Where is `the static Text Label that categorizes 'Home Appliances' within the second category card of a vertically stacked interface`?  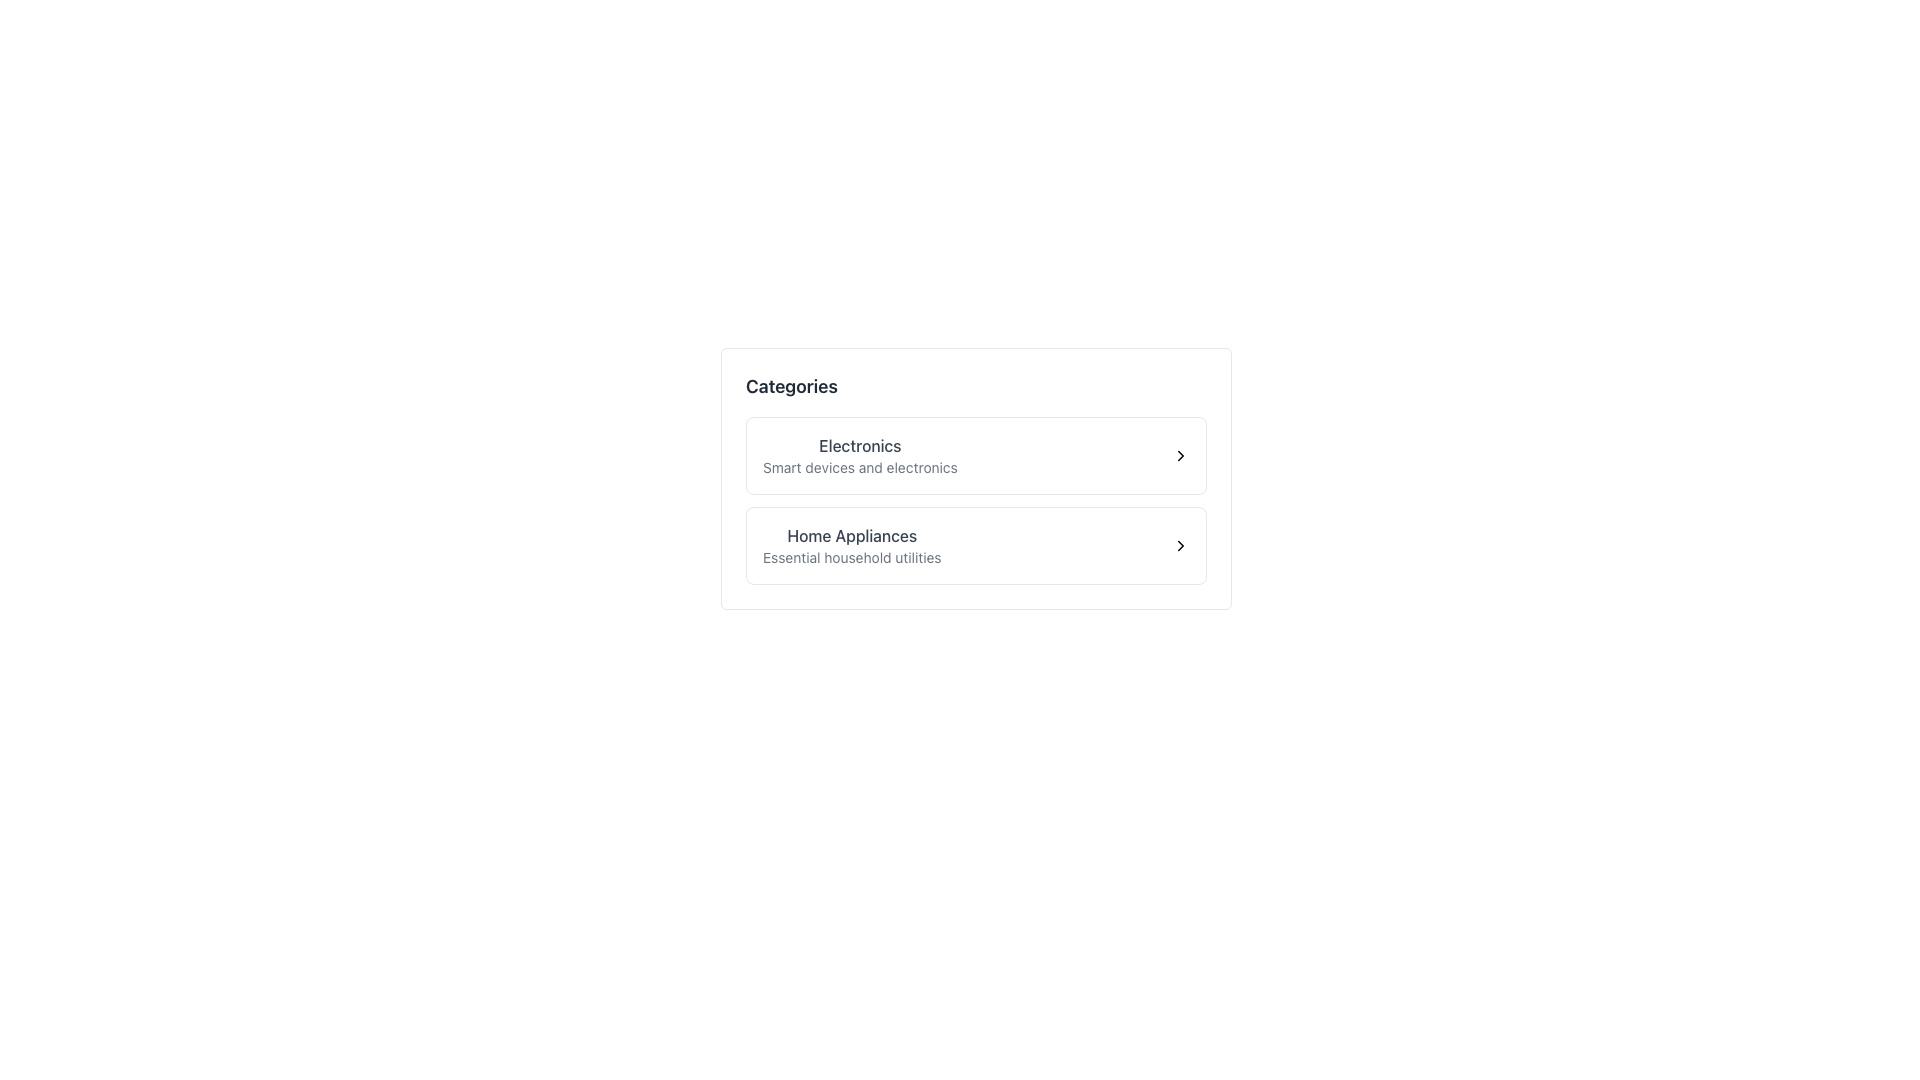
the static Text Label that categorizes 'Home Appliances' within the second category card of a vertically stacked interface is located at coordinates (852, 535).